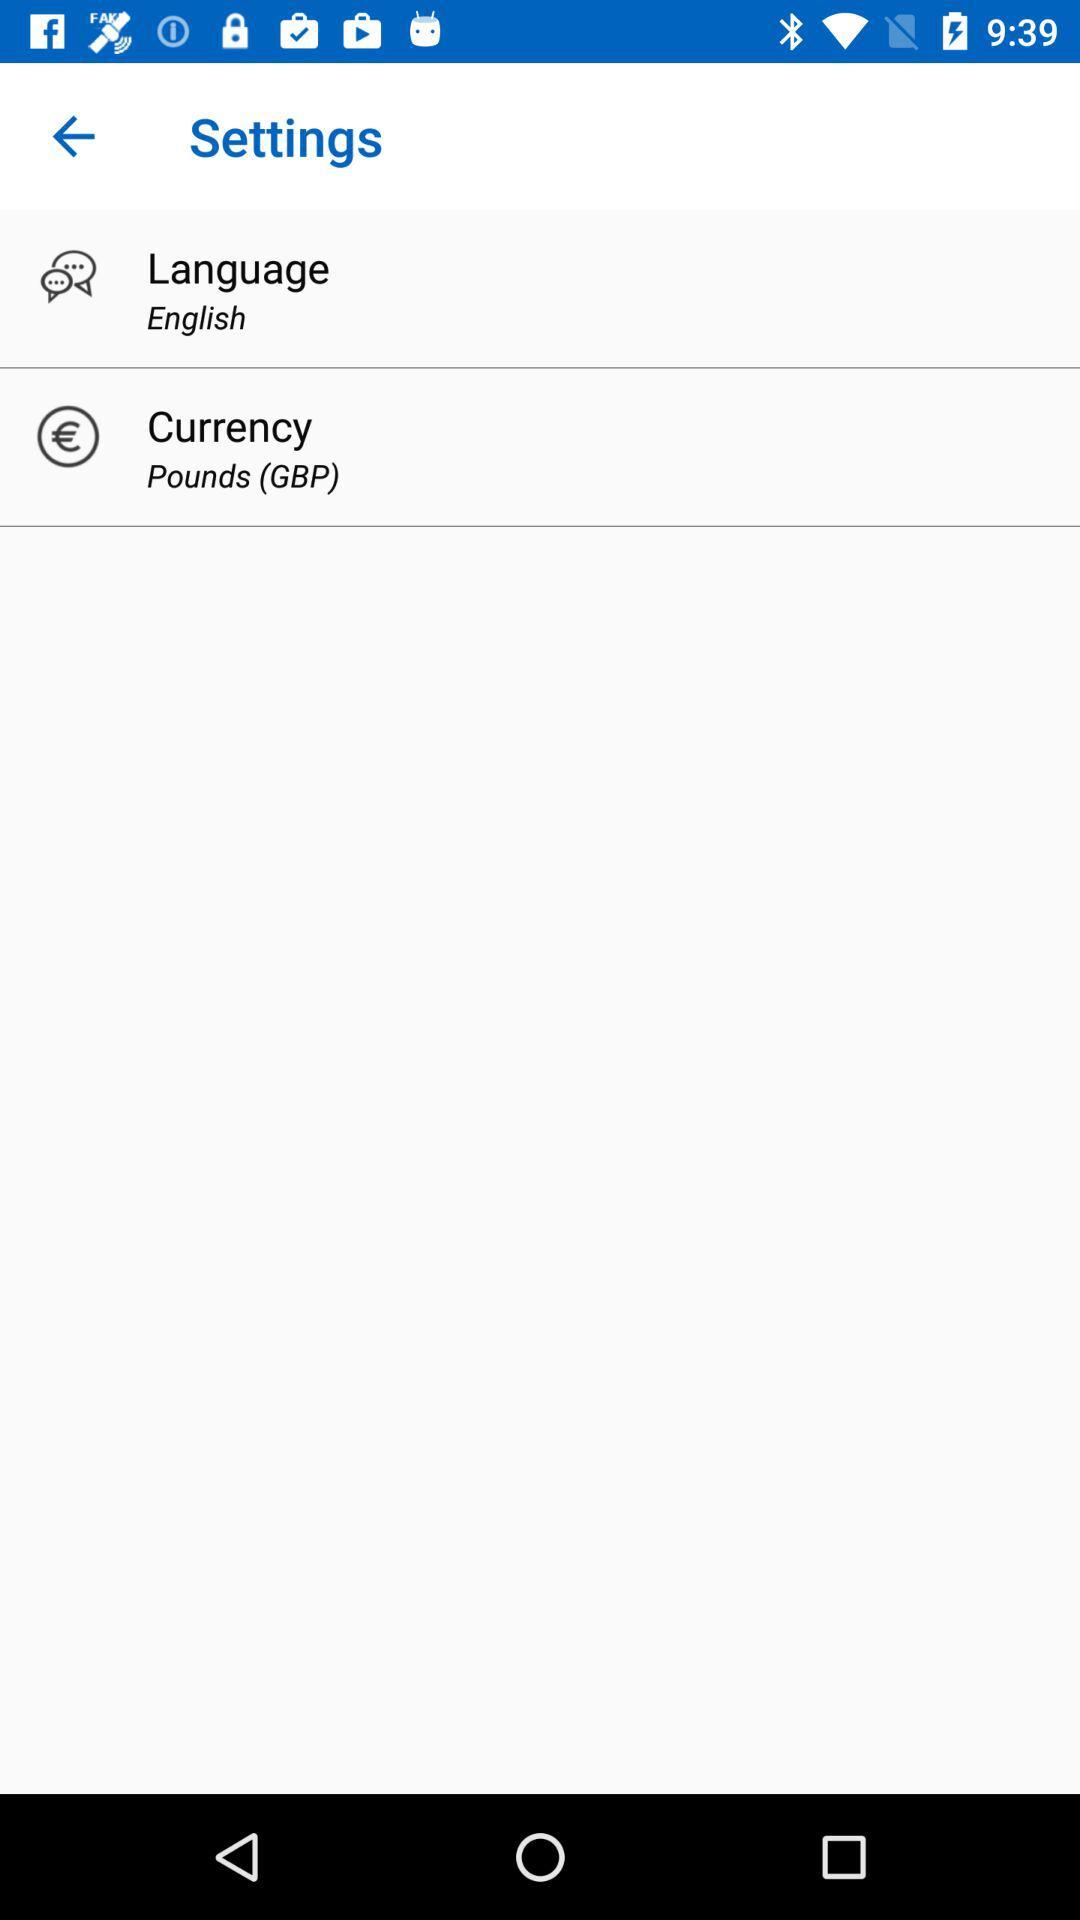 The width and height of the screenshot is (1080, 1920). Describe the element at coordinates (237, 266) in the screenshot. I see `the icon above the english item` at that location.